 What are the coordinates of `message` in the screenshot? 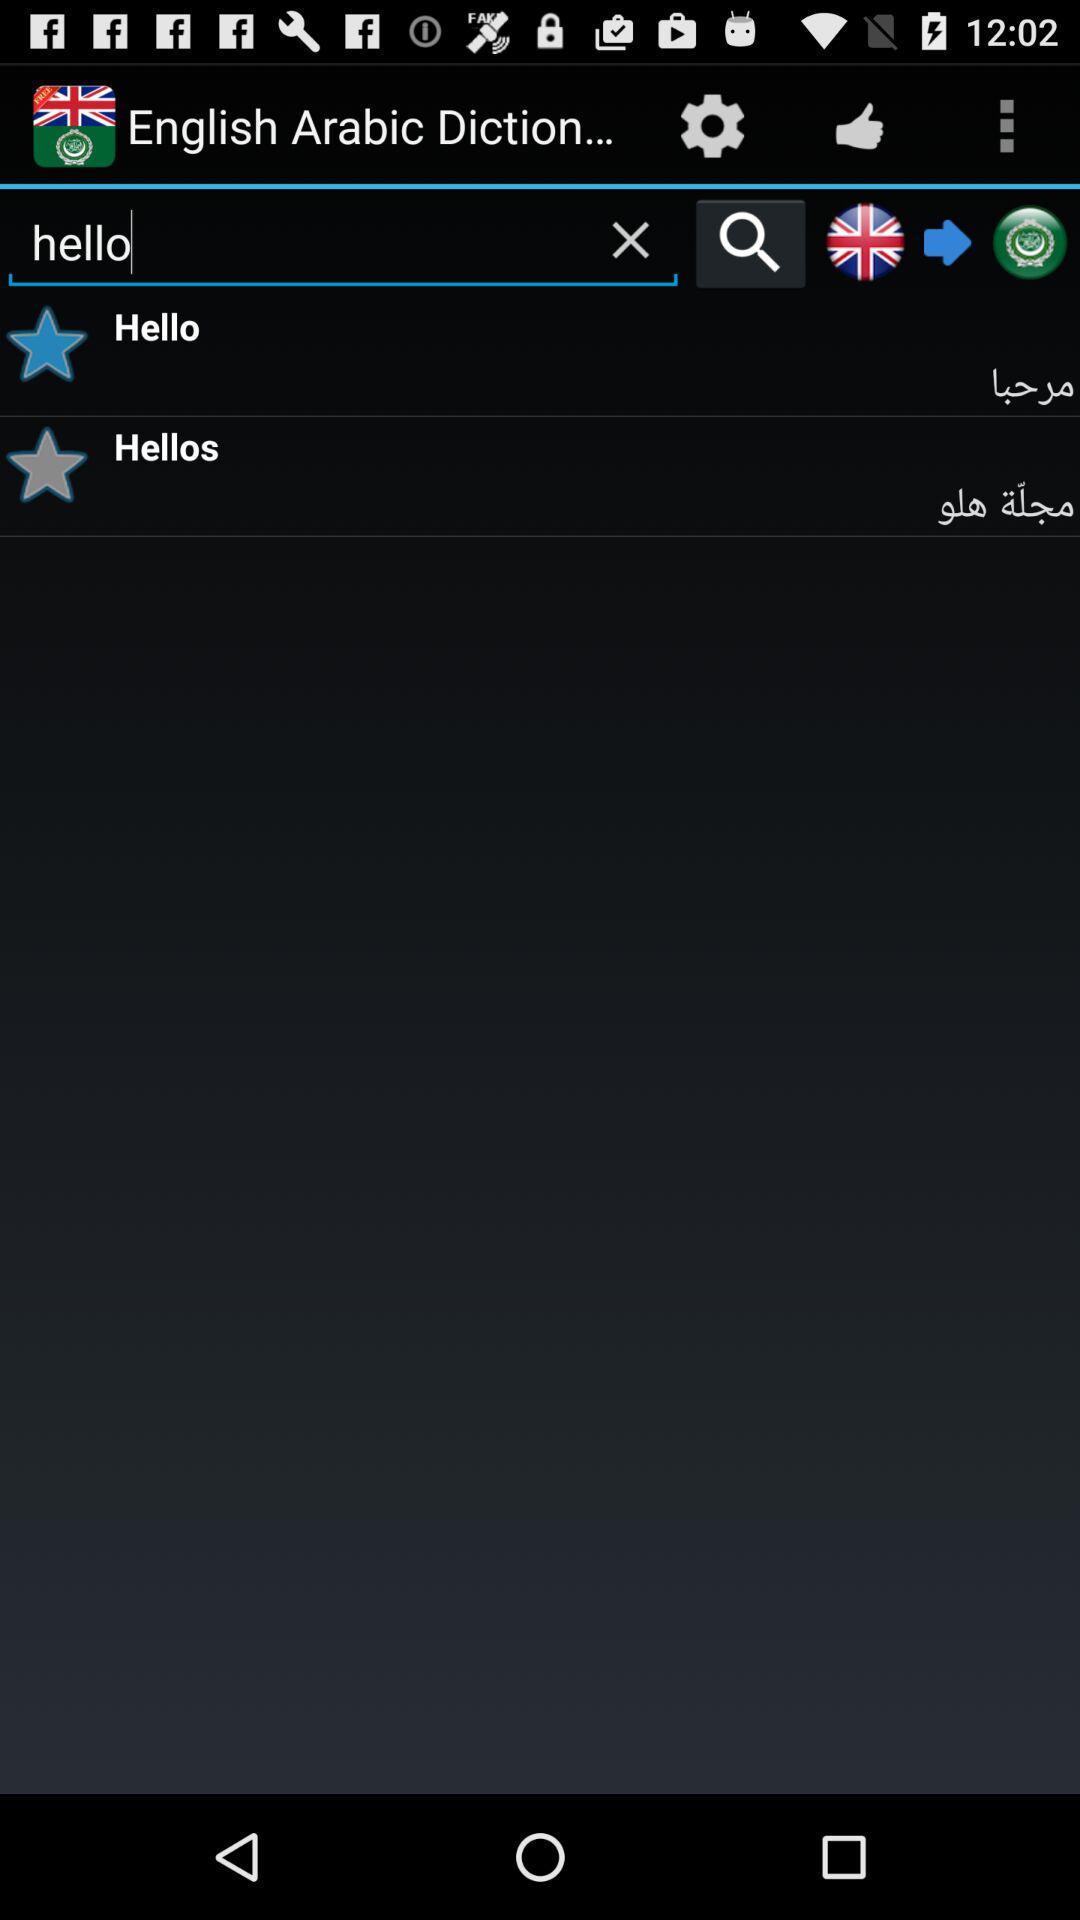 It's located at (53, 344).